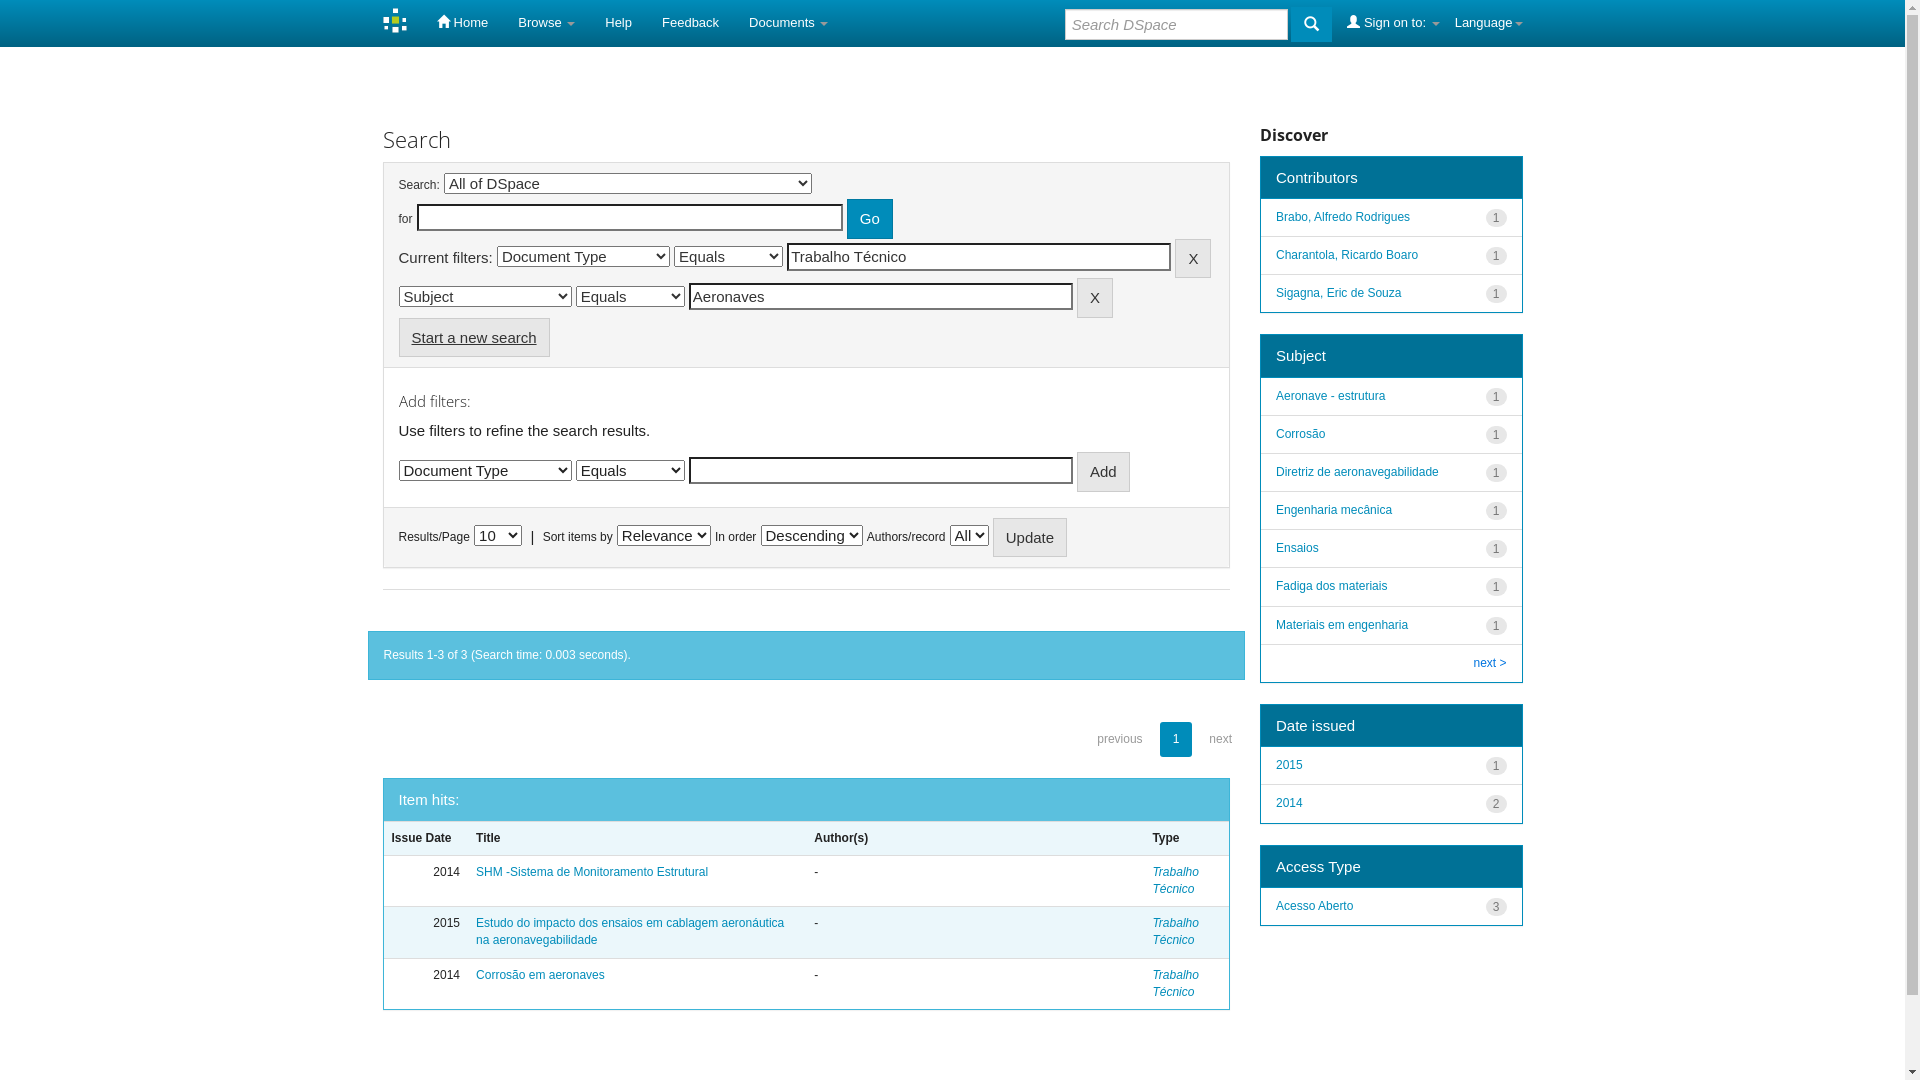 The height and width of the screenshot is (1080, 1920). What do you see at coordinates (1275, 471) in the screenshot?
I see `'Diretriz de aeronavegabilidade'` at bounding box center [1275, 471].